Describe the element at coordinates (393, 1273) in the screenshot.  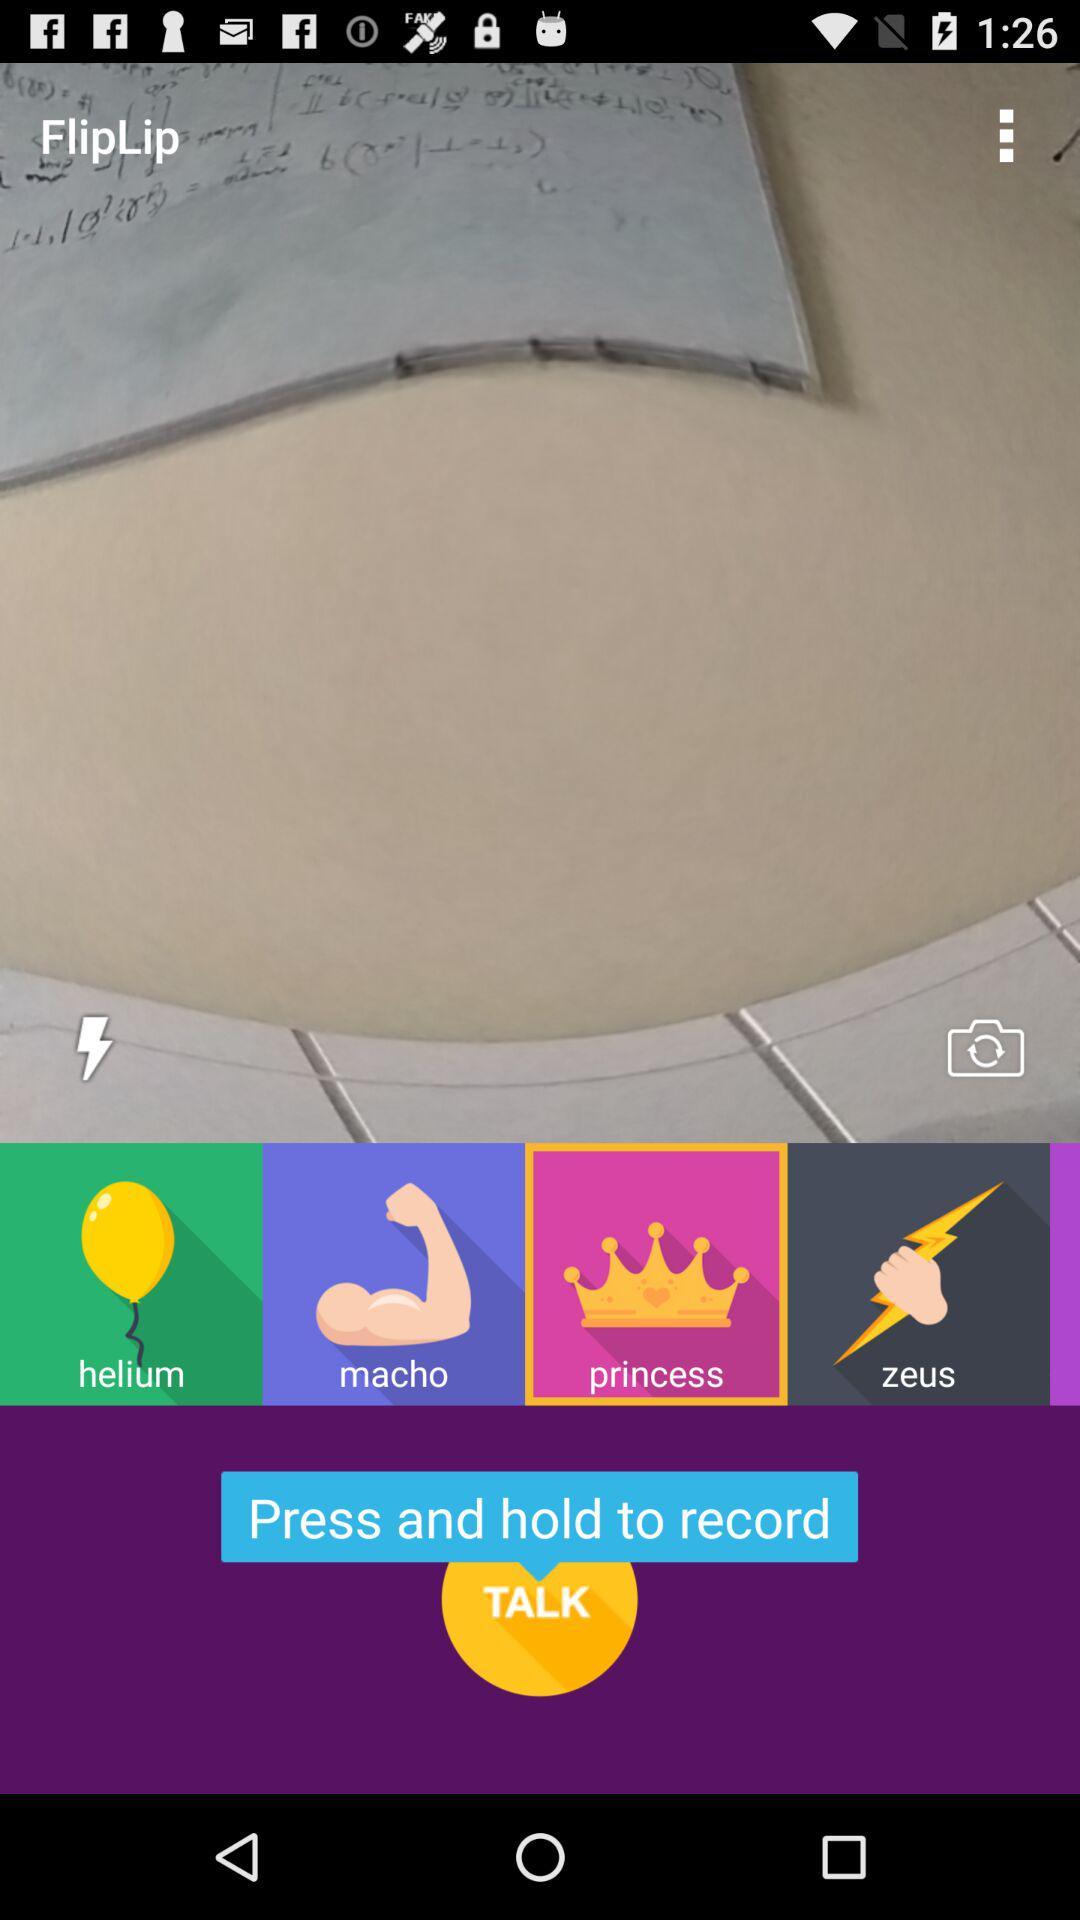
I see `icon to the left of princess icon` at that location.